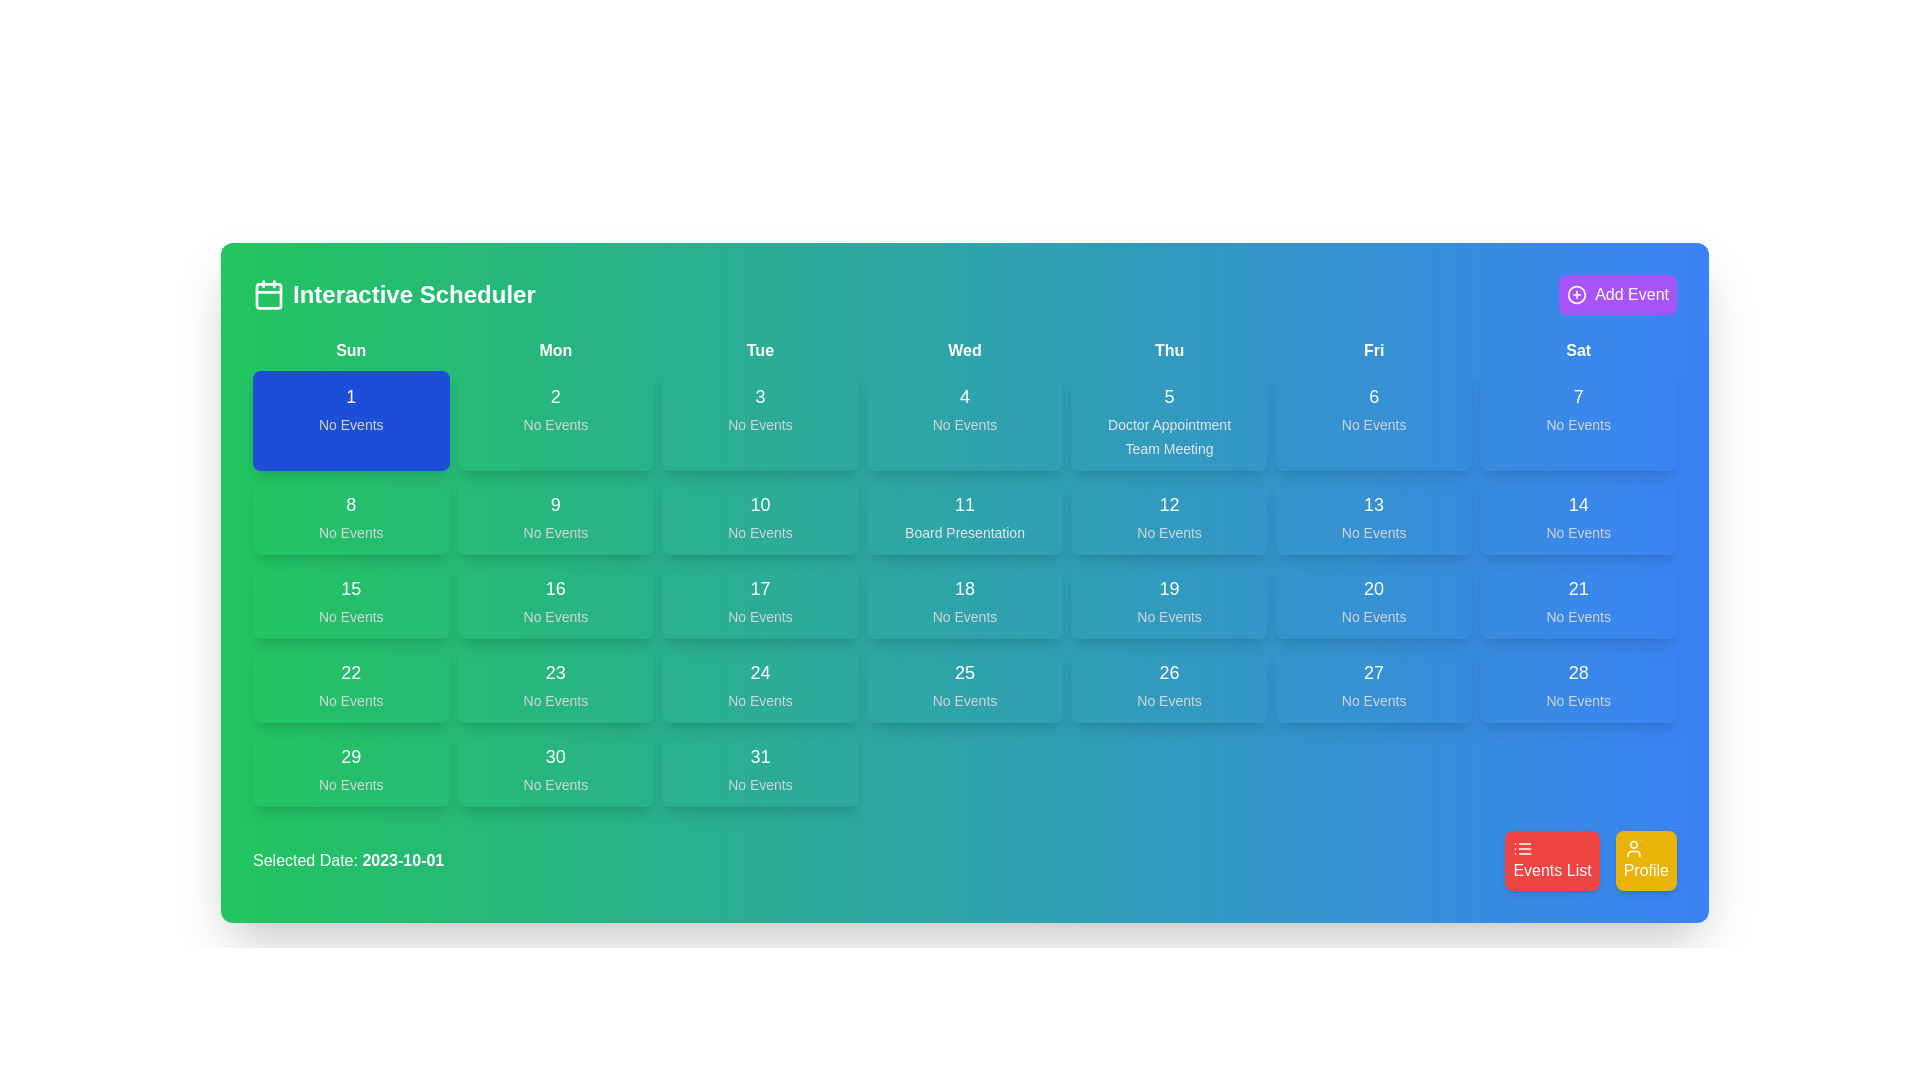  Describe the element at coordinates (964, 700) in the screenshot. I see `the text label displaying 'No Events' in light gray, located beneath '25' in the middle cell of the fifth row of the calendar` at that location.